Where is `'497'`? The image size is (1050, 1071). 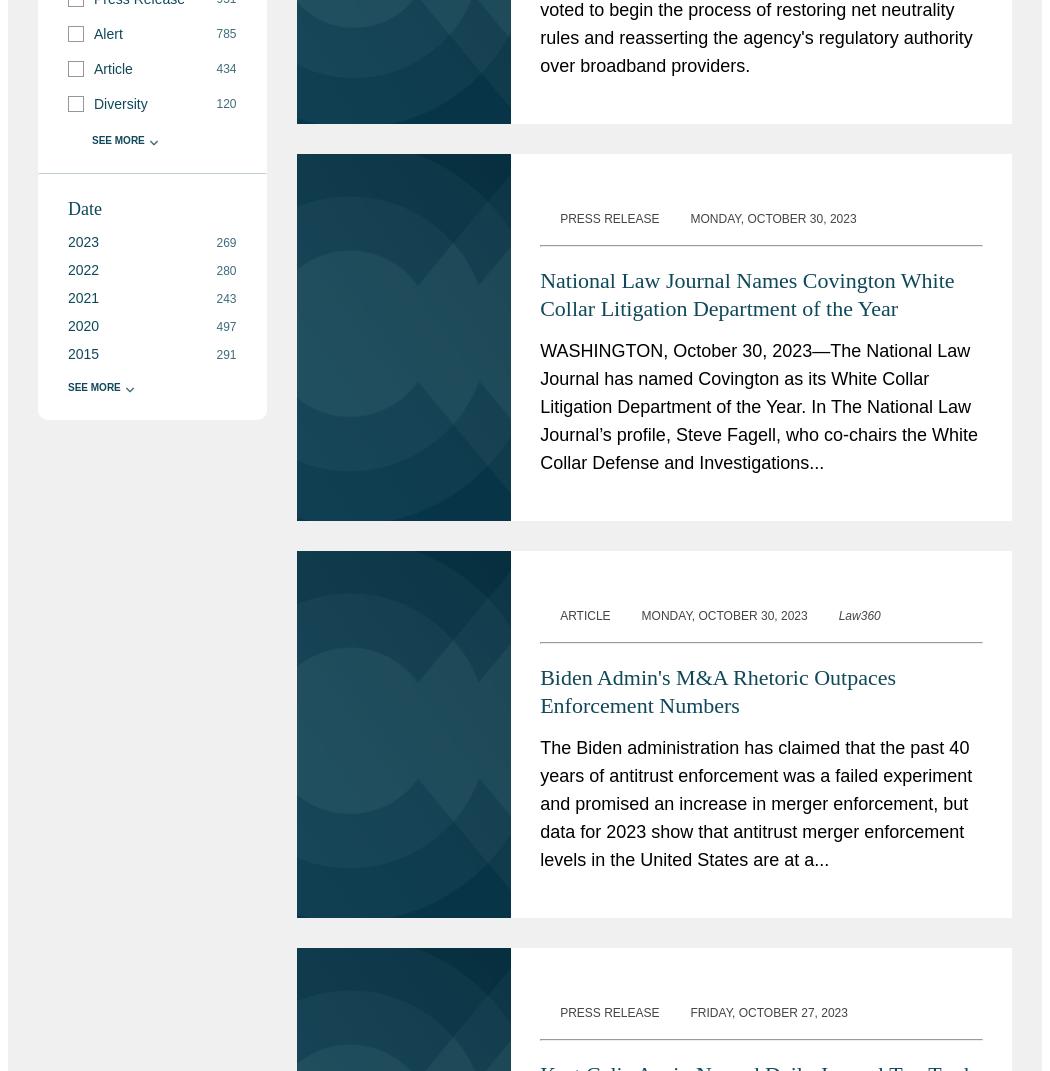
'497' is located at coordinates (225, 325).